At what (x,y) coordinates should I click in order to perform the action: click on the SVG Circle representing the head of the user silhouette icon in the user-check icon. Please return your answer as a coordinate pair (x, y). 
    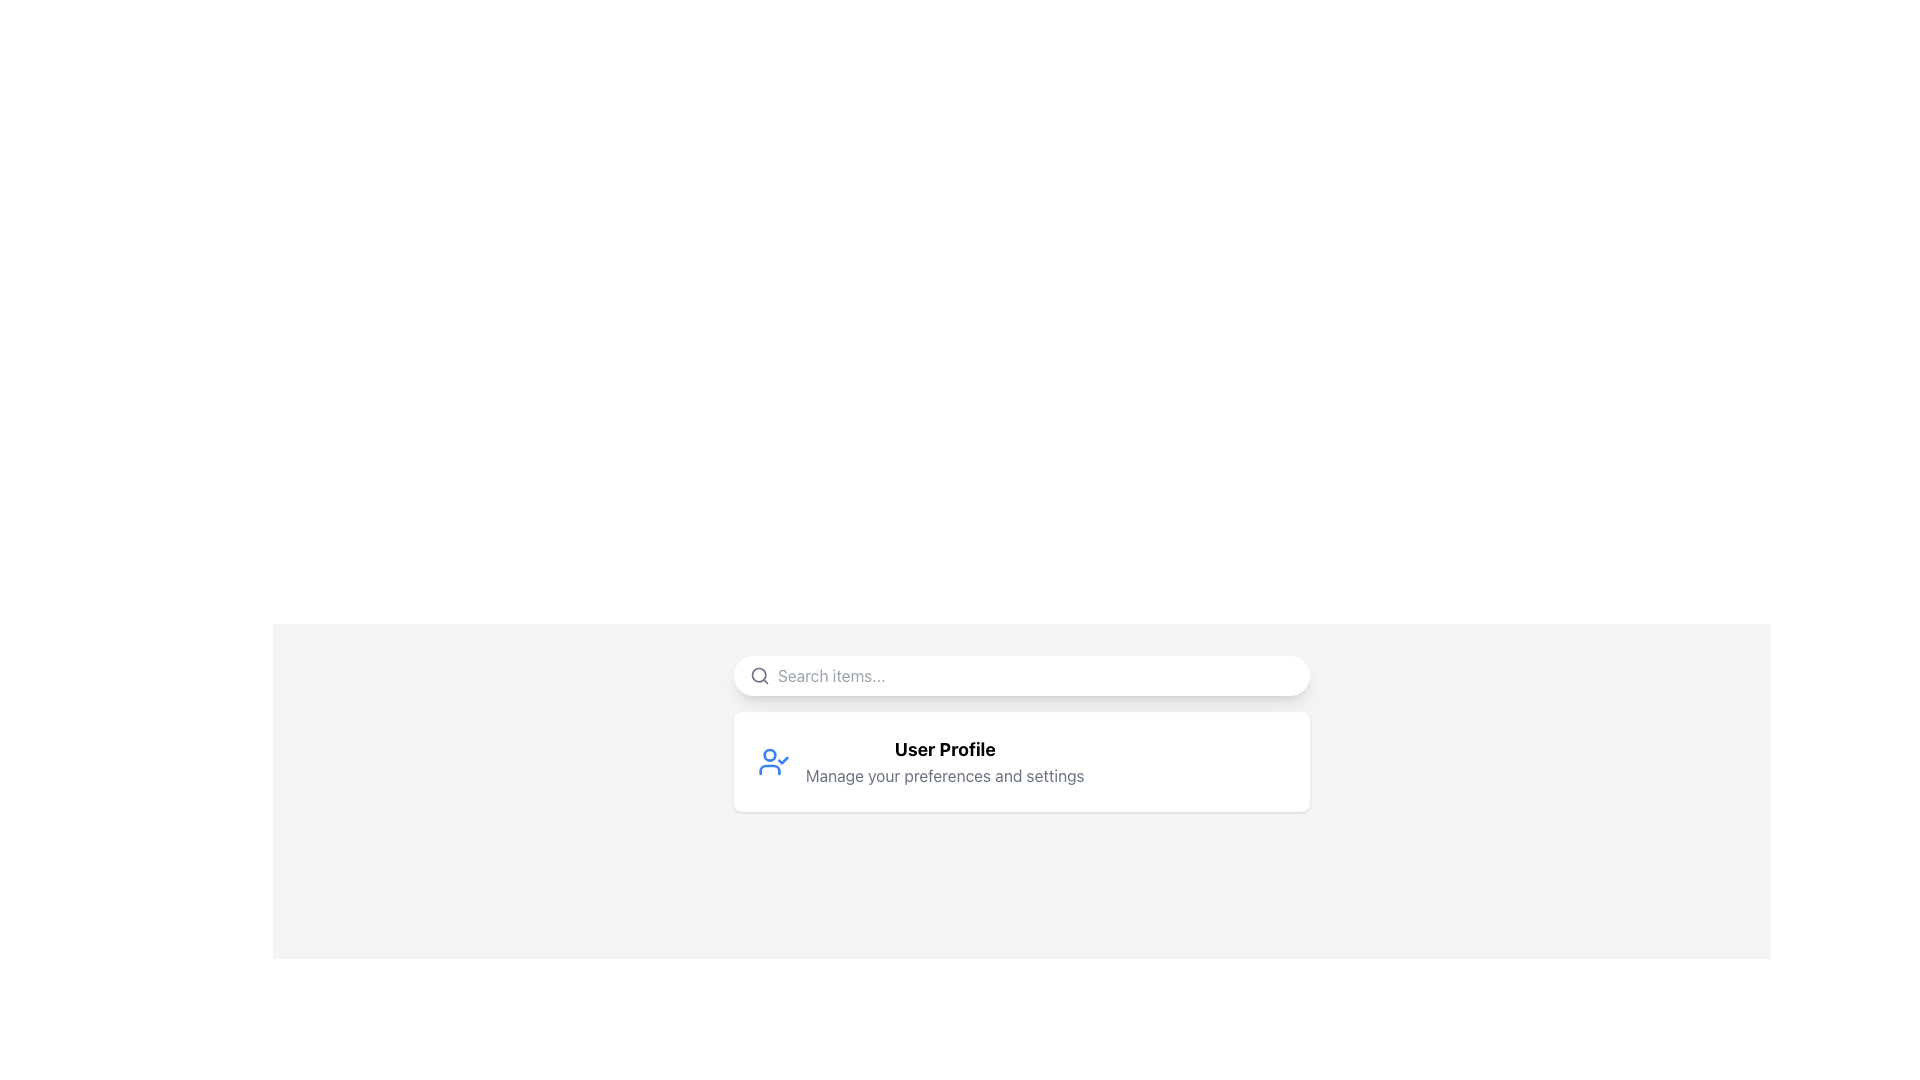
    Looking at the image, I should click on (768, 755).